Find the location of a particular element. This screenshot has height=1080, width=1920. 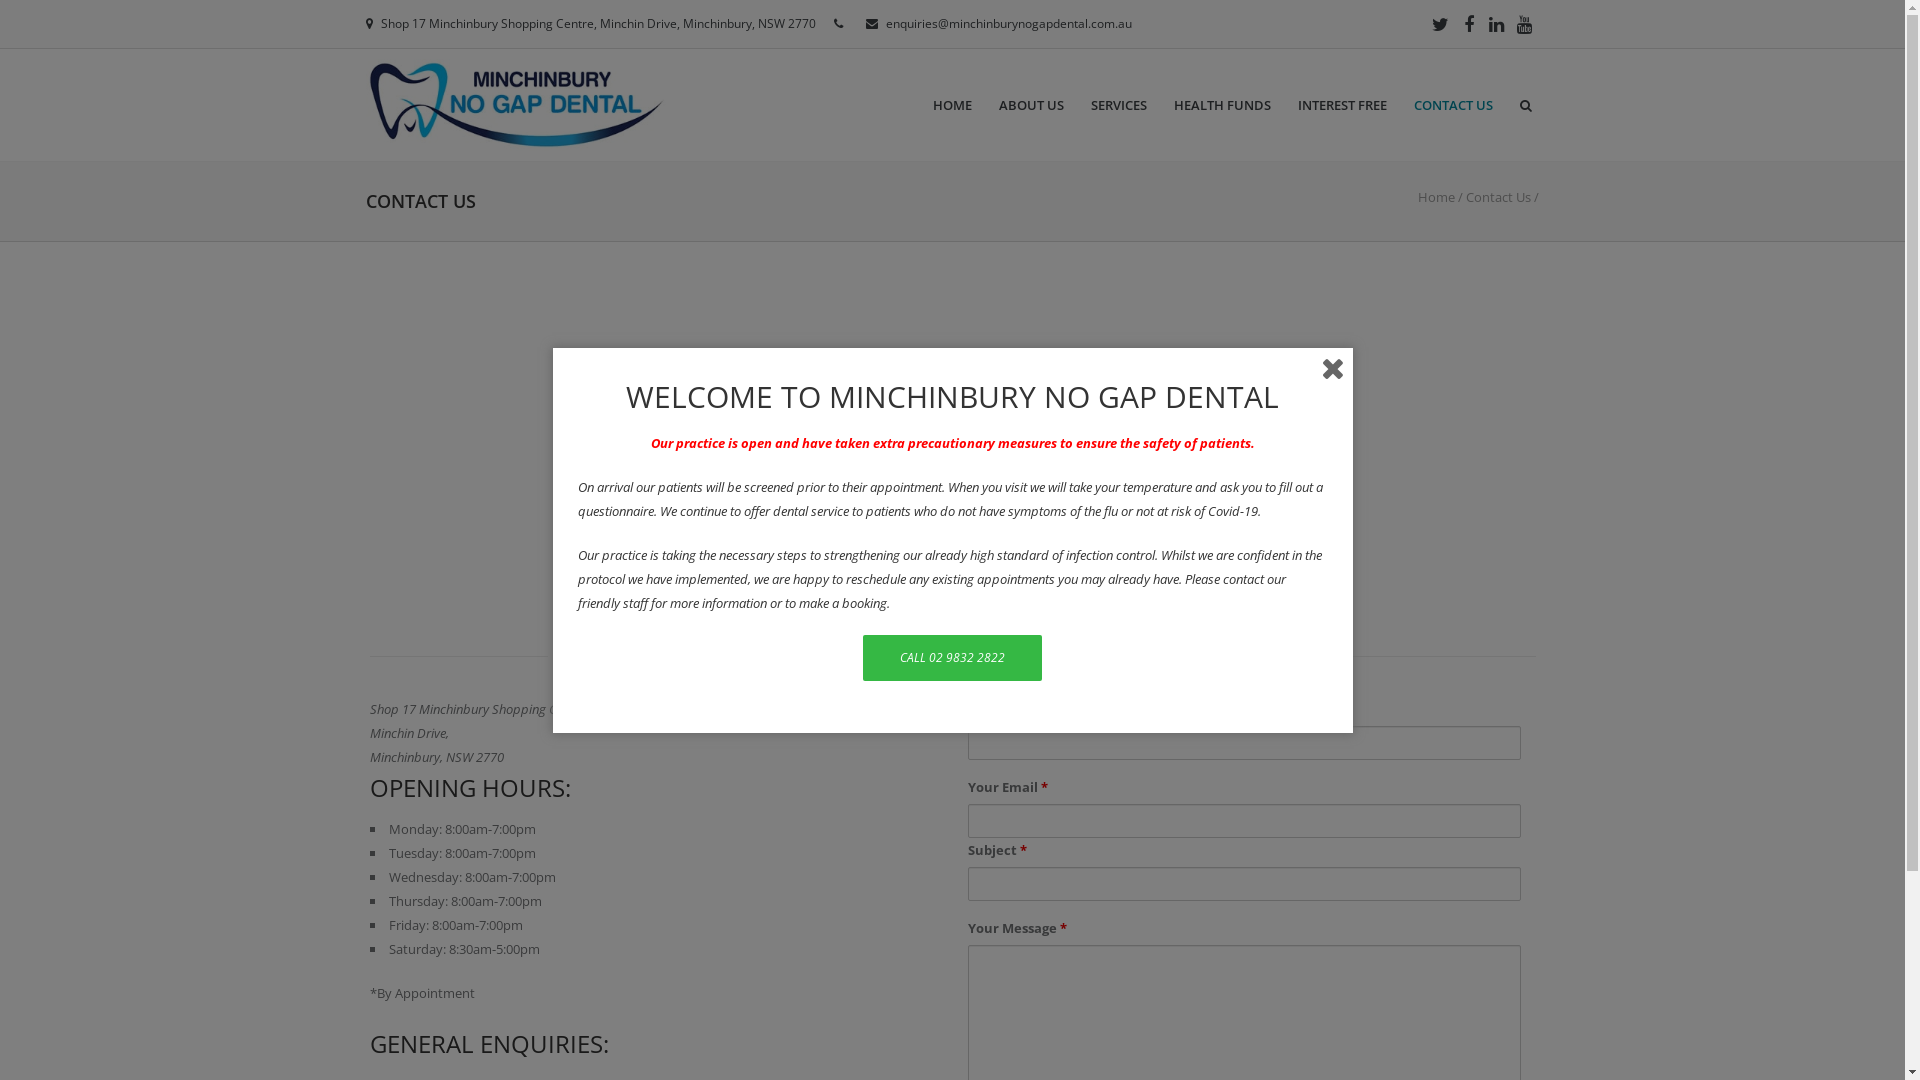

'CONTACT US' is located at coordinates (1453, 105).